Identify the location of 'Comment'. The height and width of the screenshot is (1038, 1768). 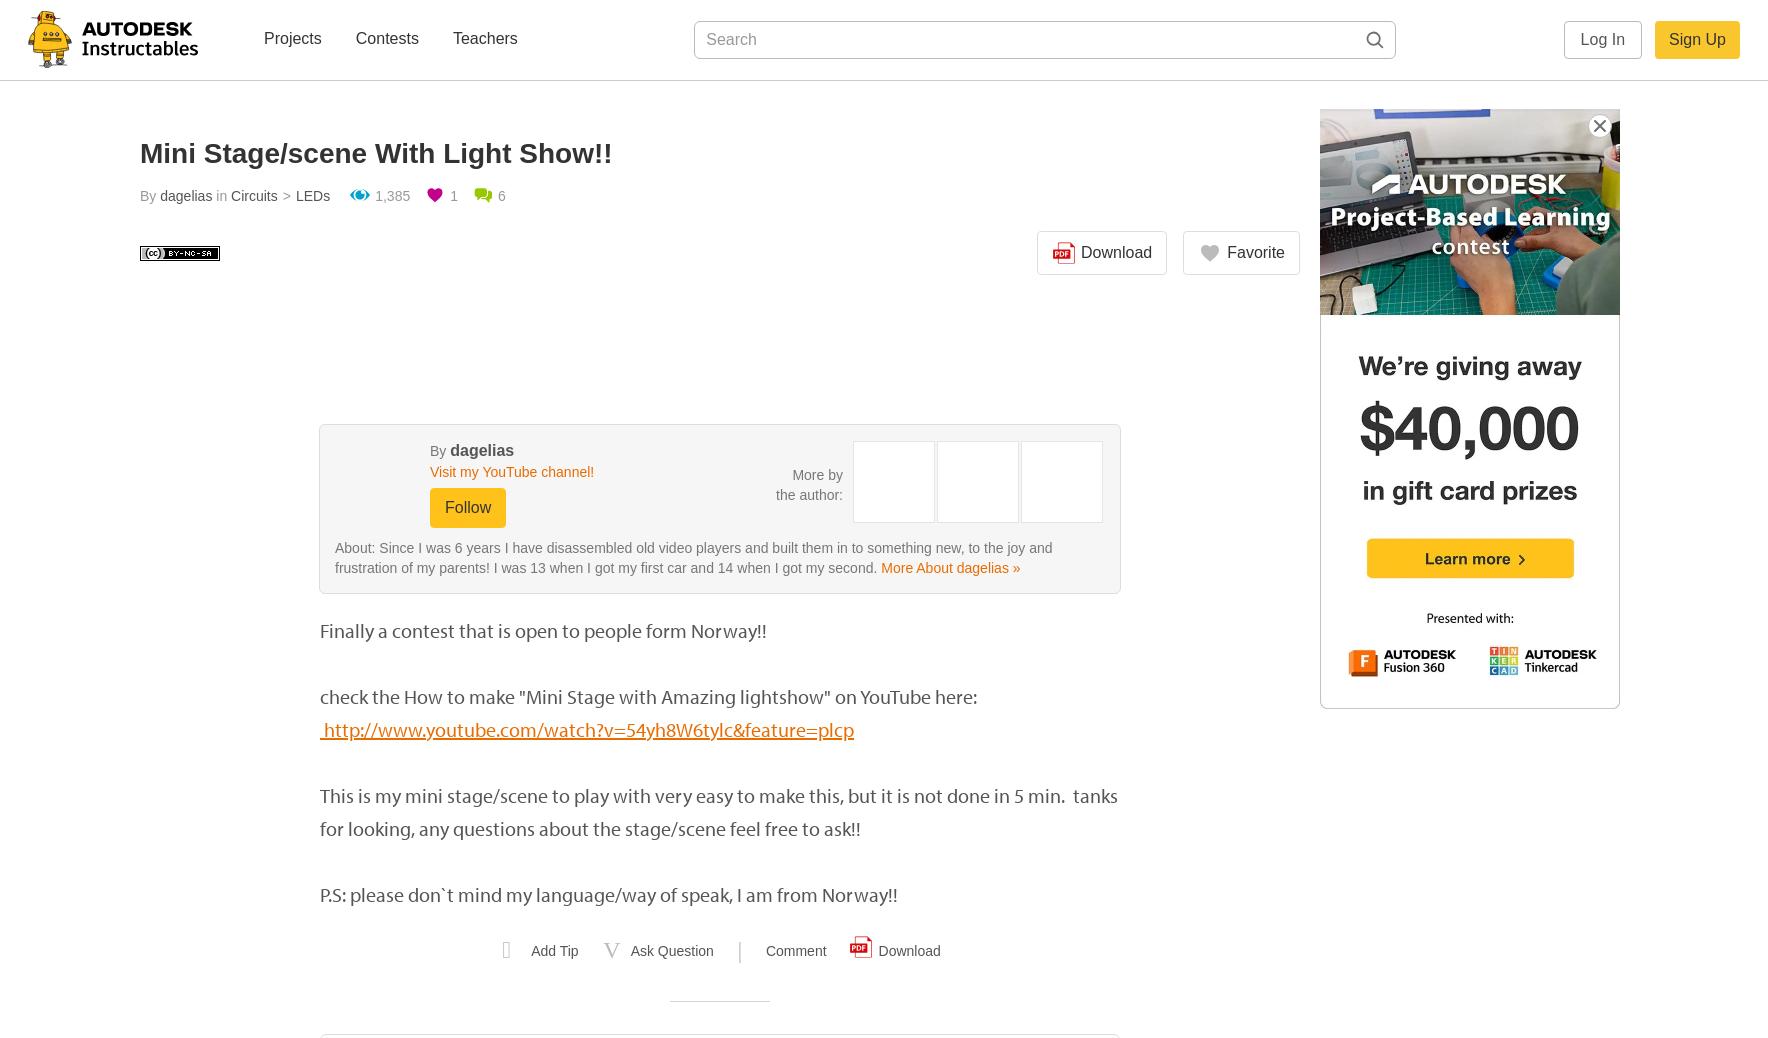
(795, 951).